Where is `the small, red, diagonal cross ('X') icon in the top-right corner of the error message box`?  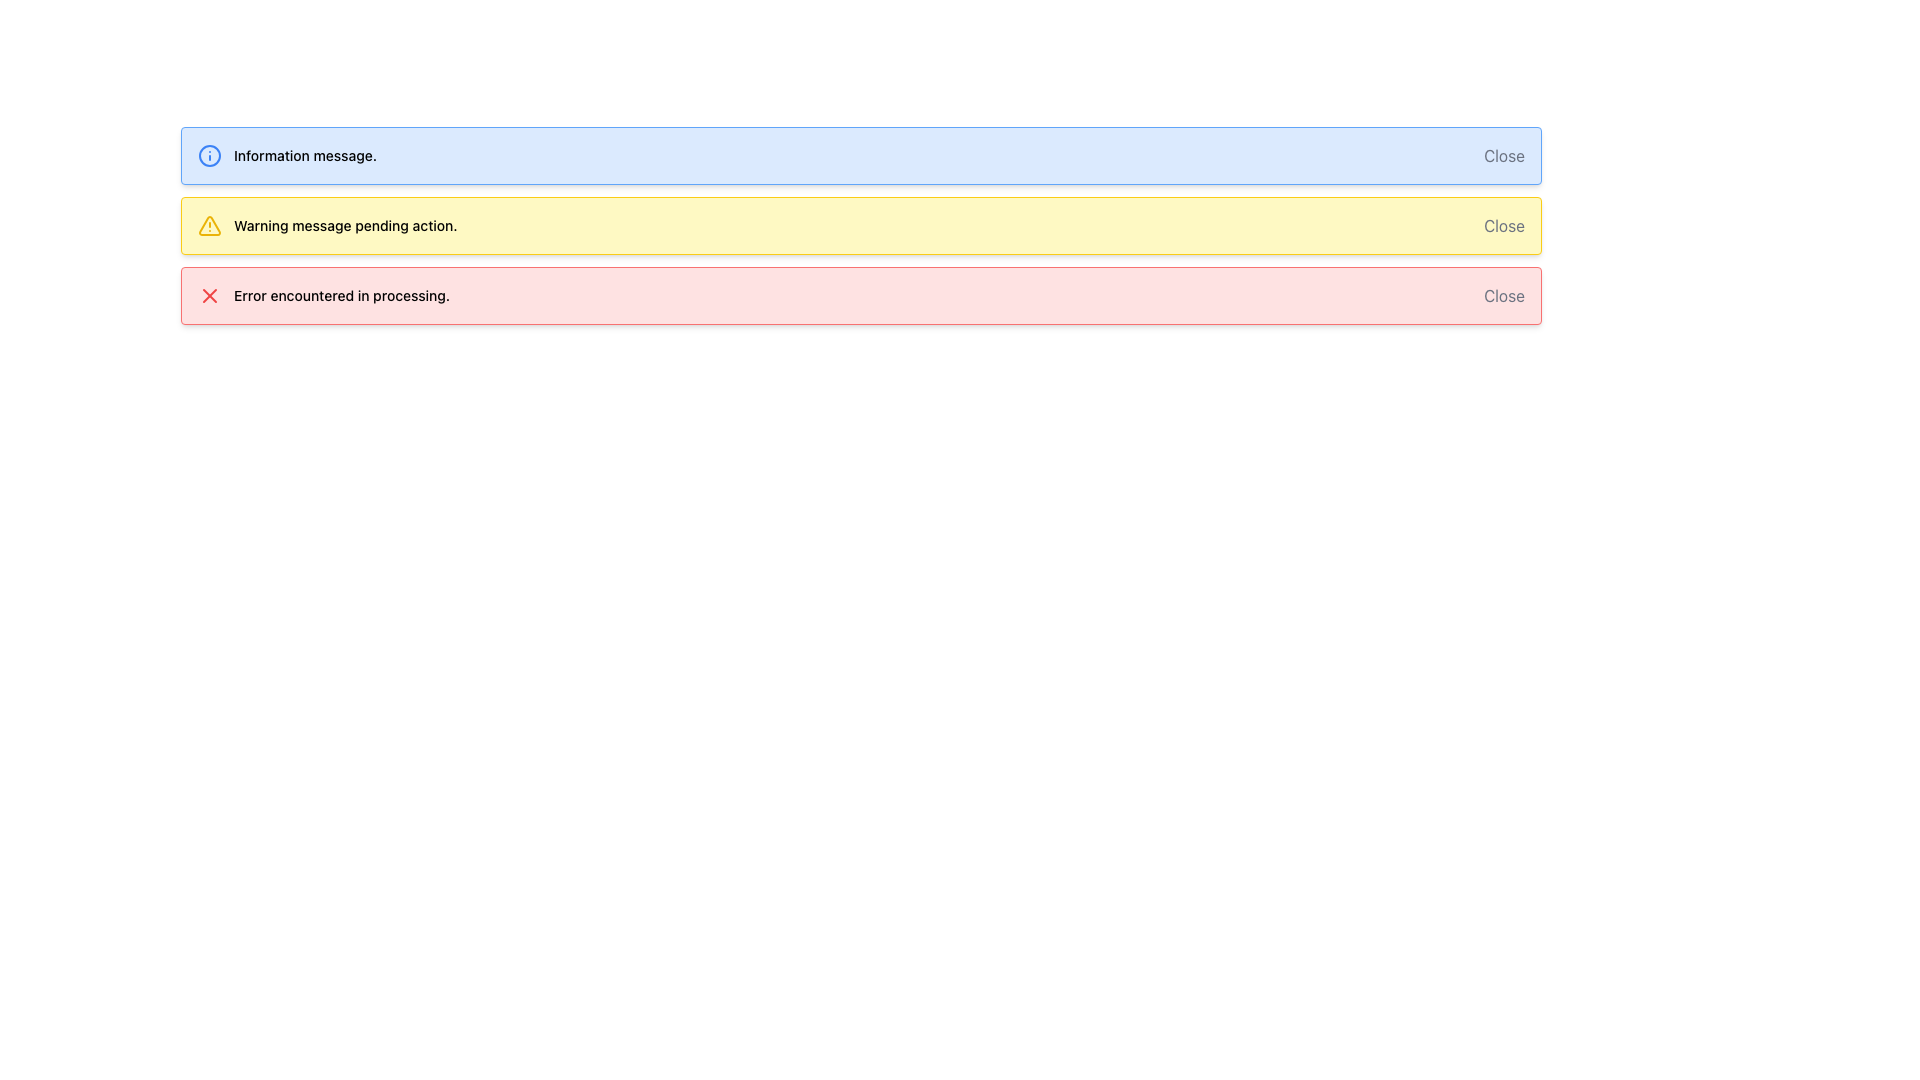 the small, red, diagonal cross ('X') icon in the top-right corner of the error message box is located at coordinates (210, 296).